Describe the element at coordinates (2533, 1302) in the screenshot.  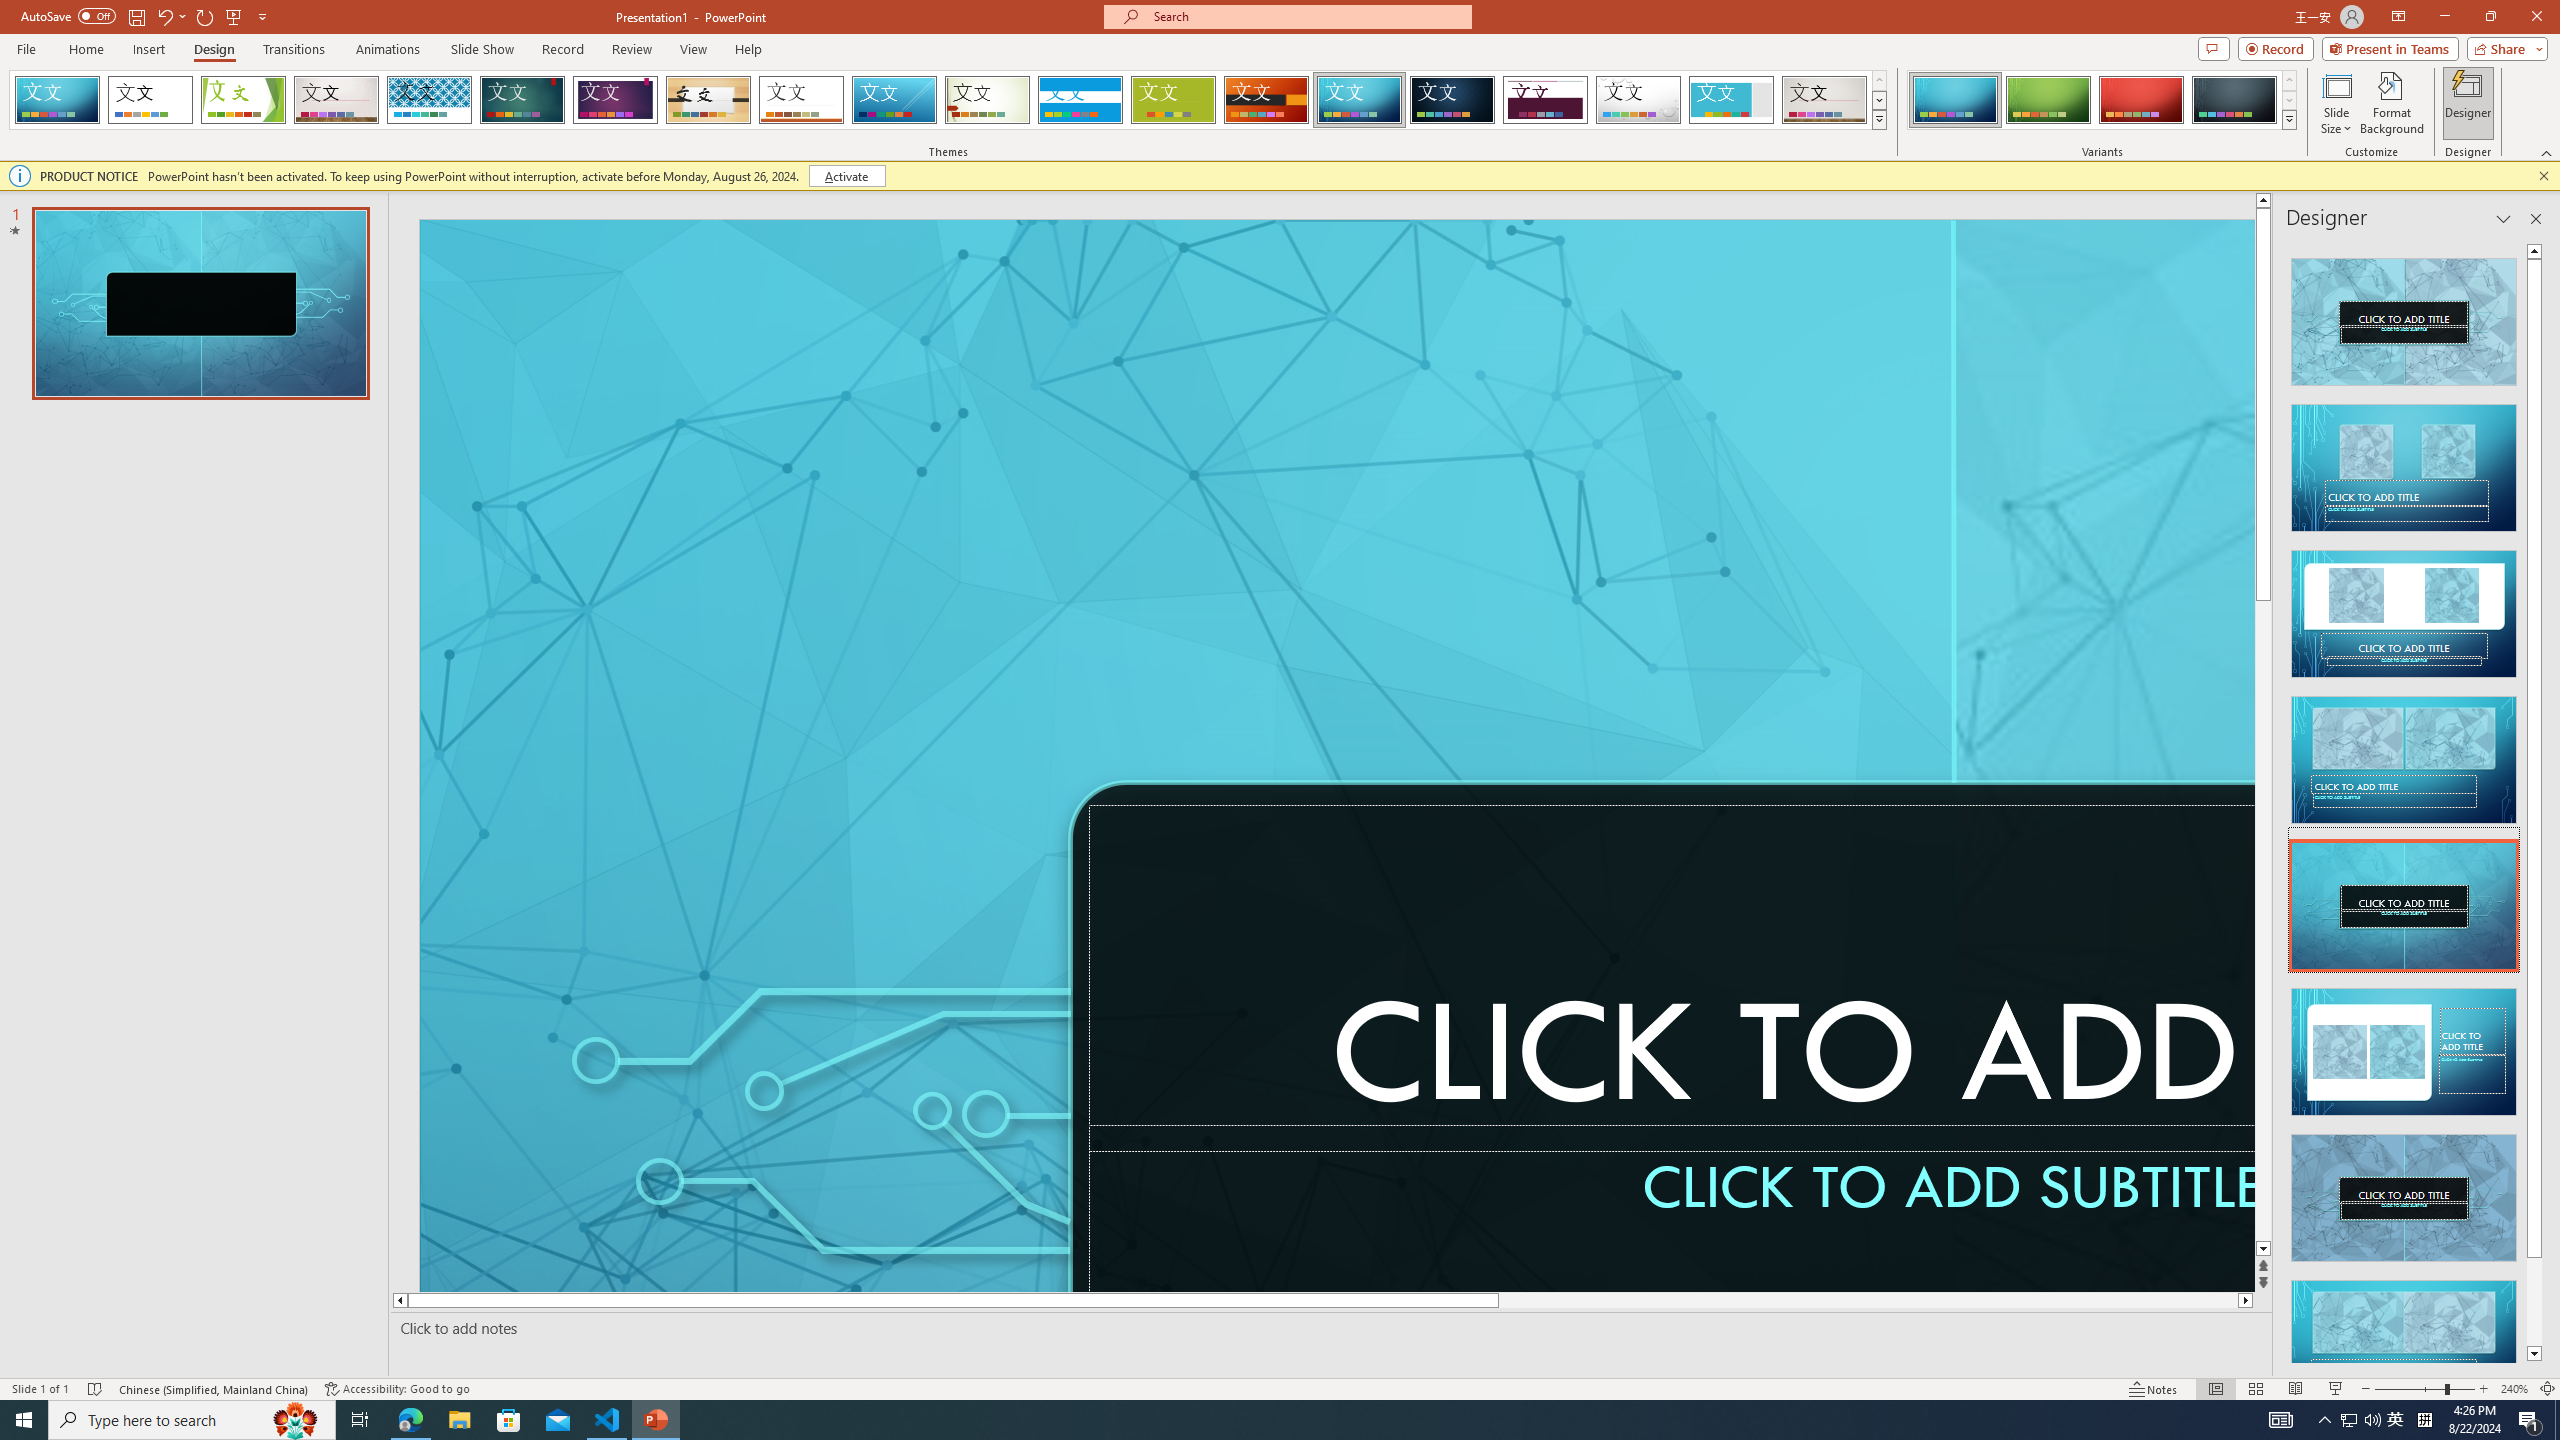
I see `'Page down'` at that location.